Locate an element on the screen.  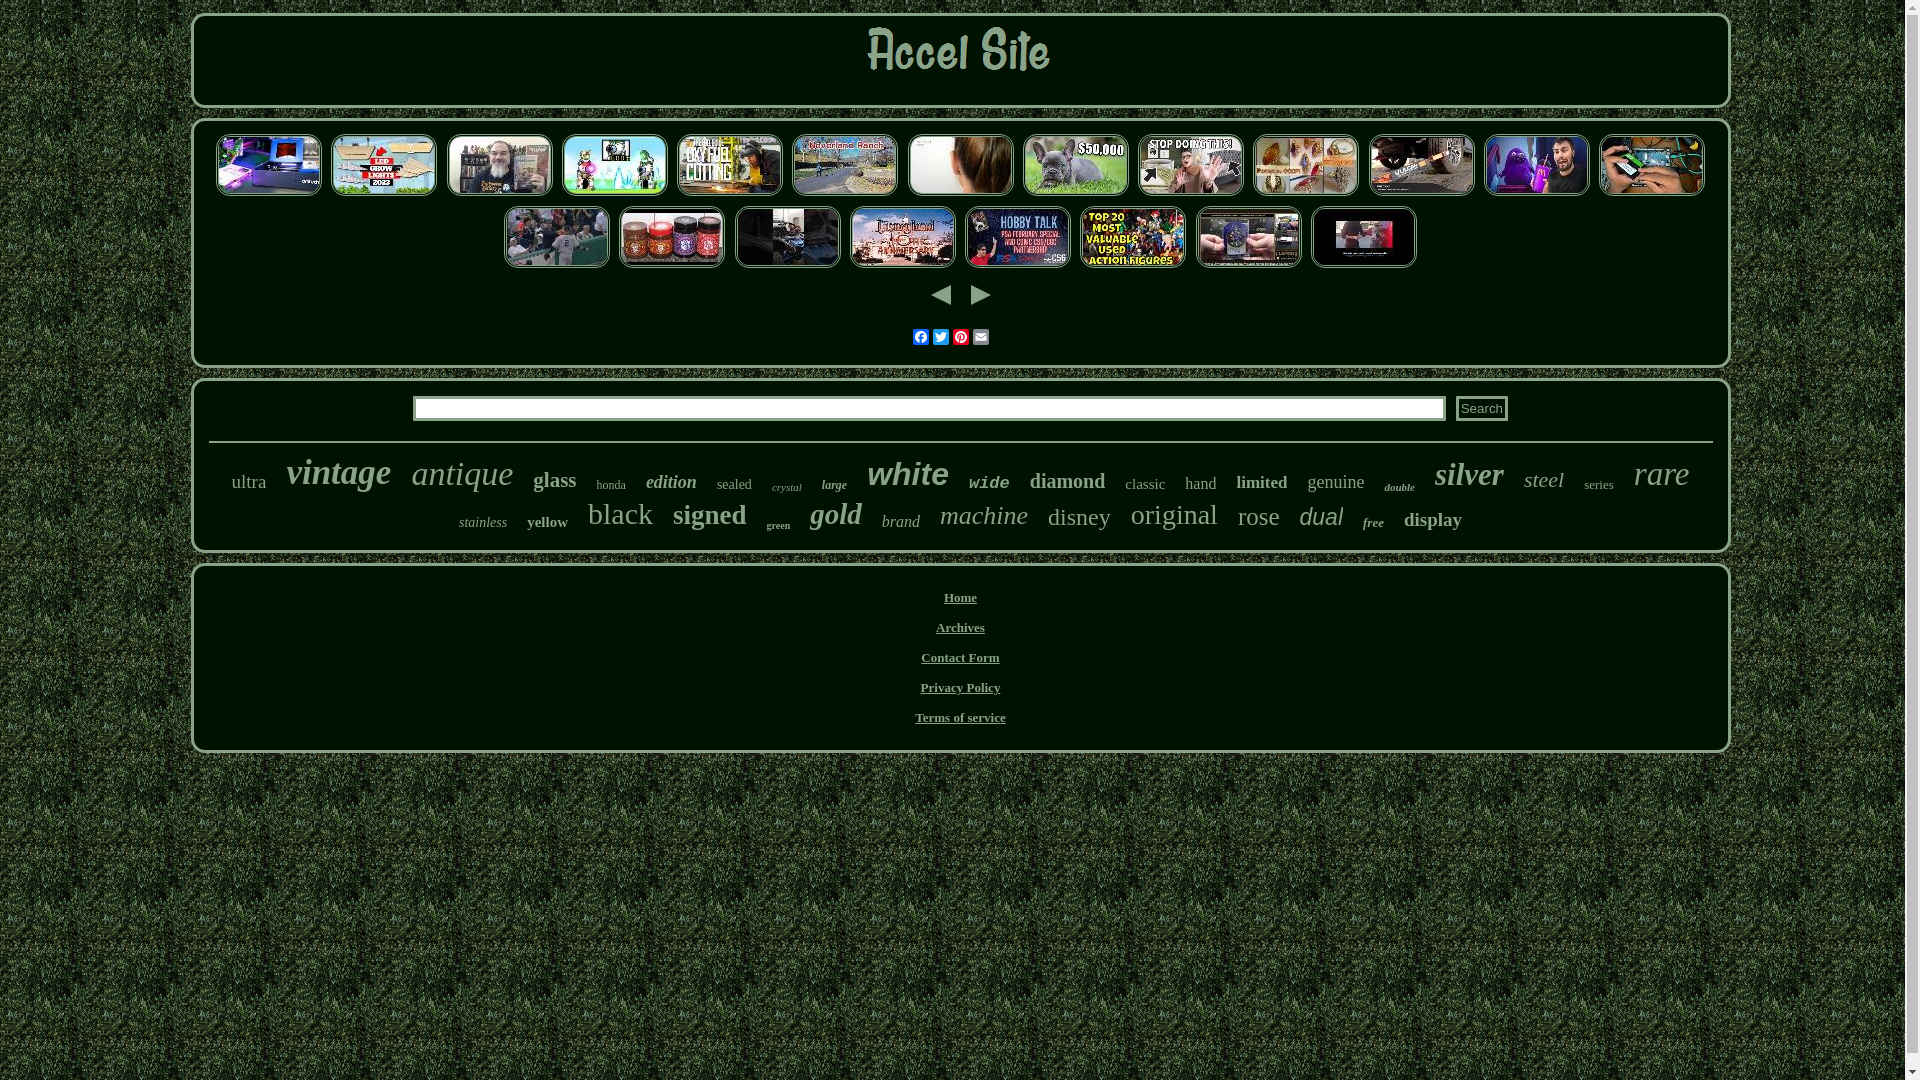
'silver' is located at coordinates (1469, 474).